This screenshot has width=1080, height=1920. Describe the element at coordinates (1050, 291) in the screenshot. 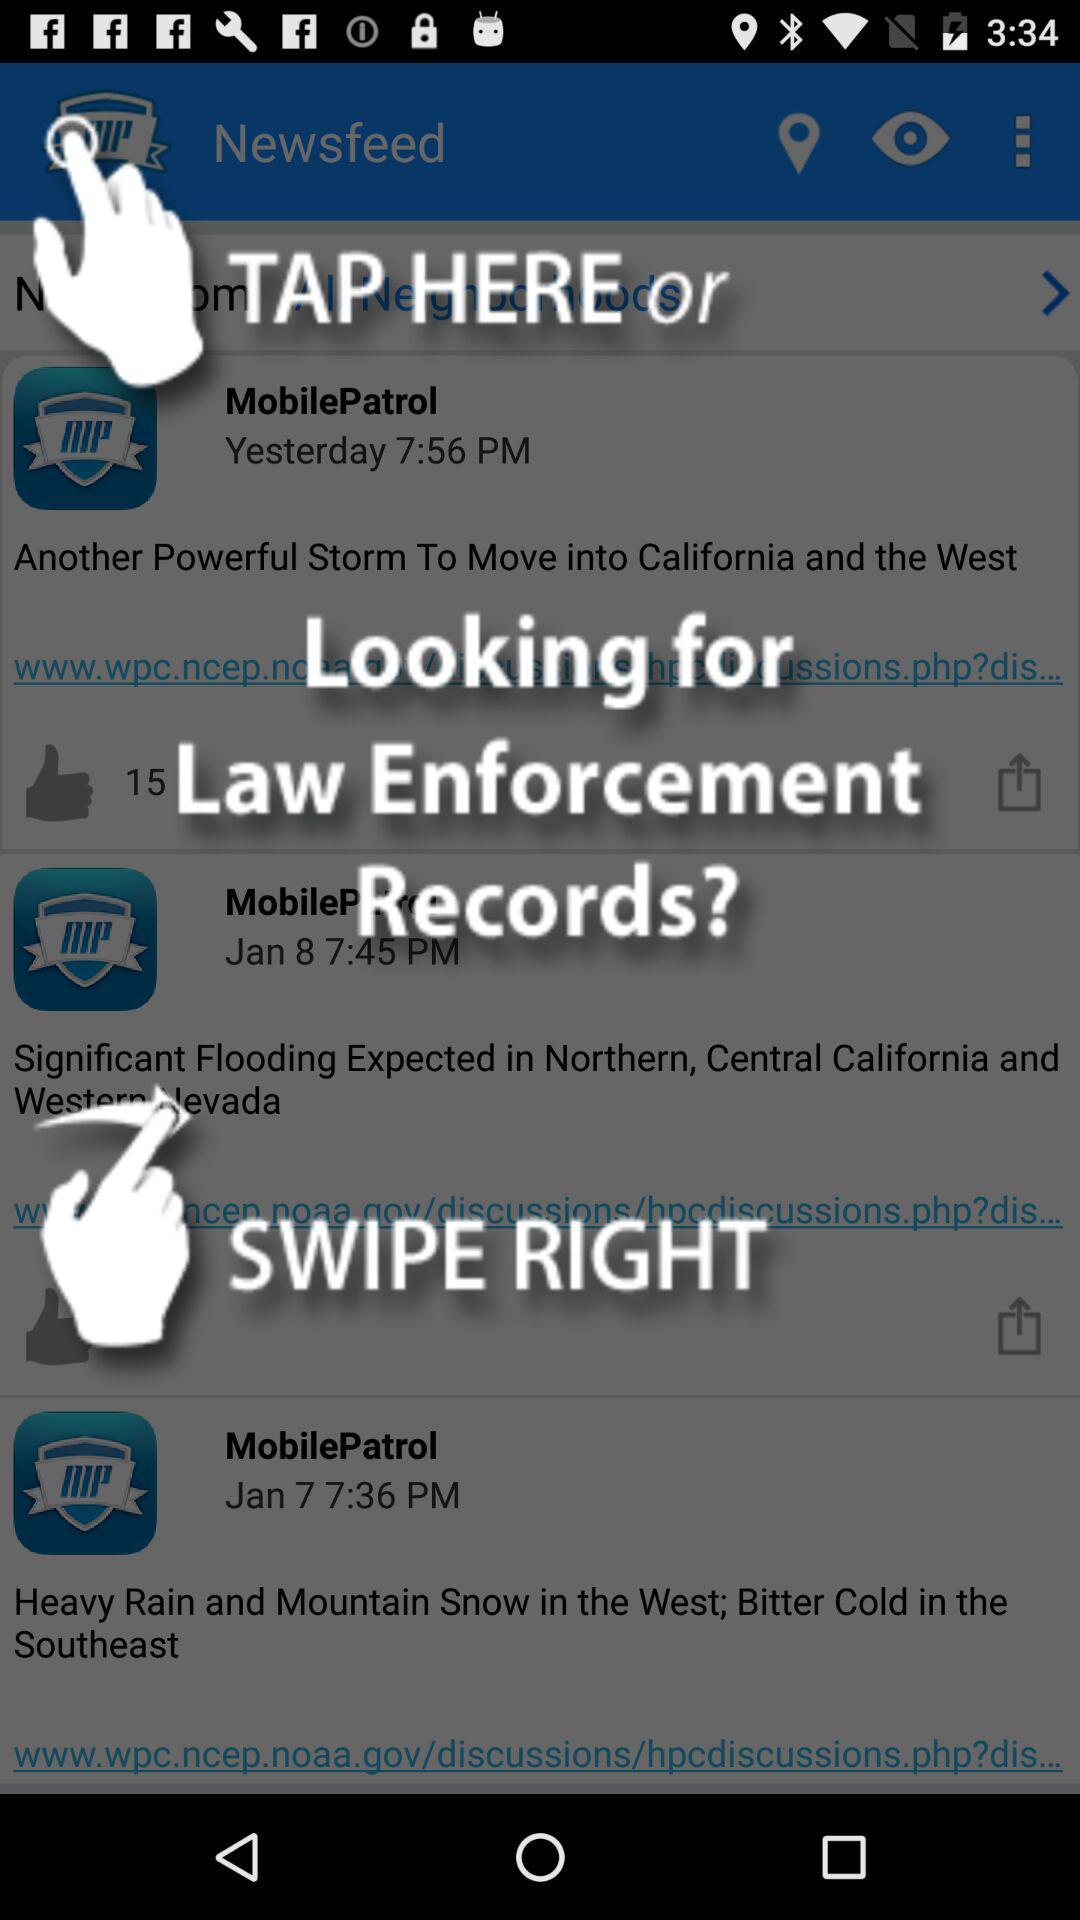

I see `next` at that location.